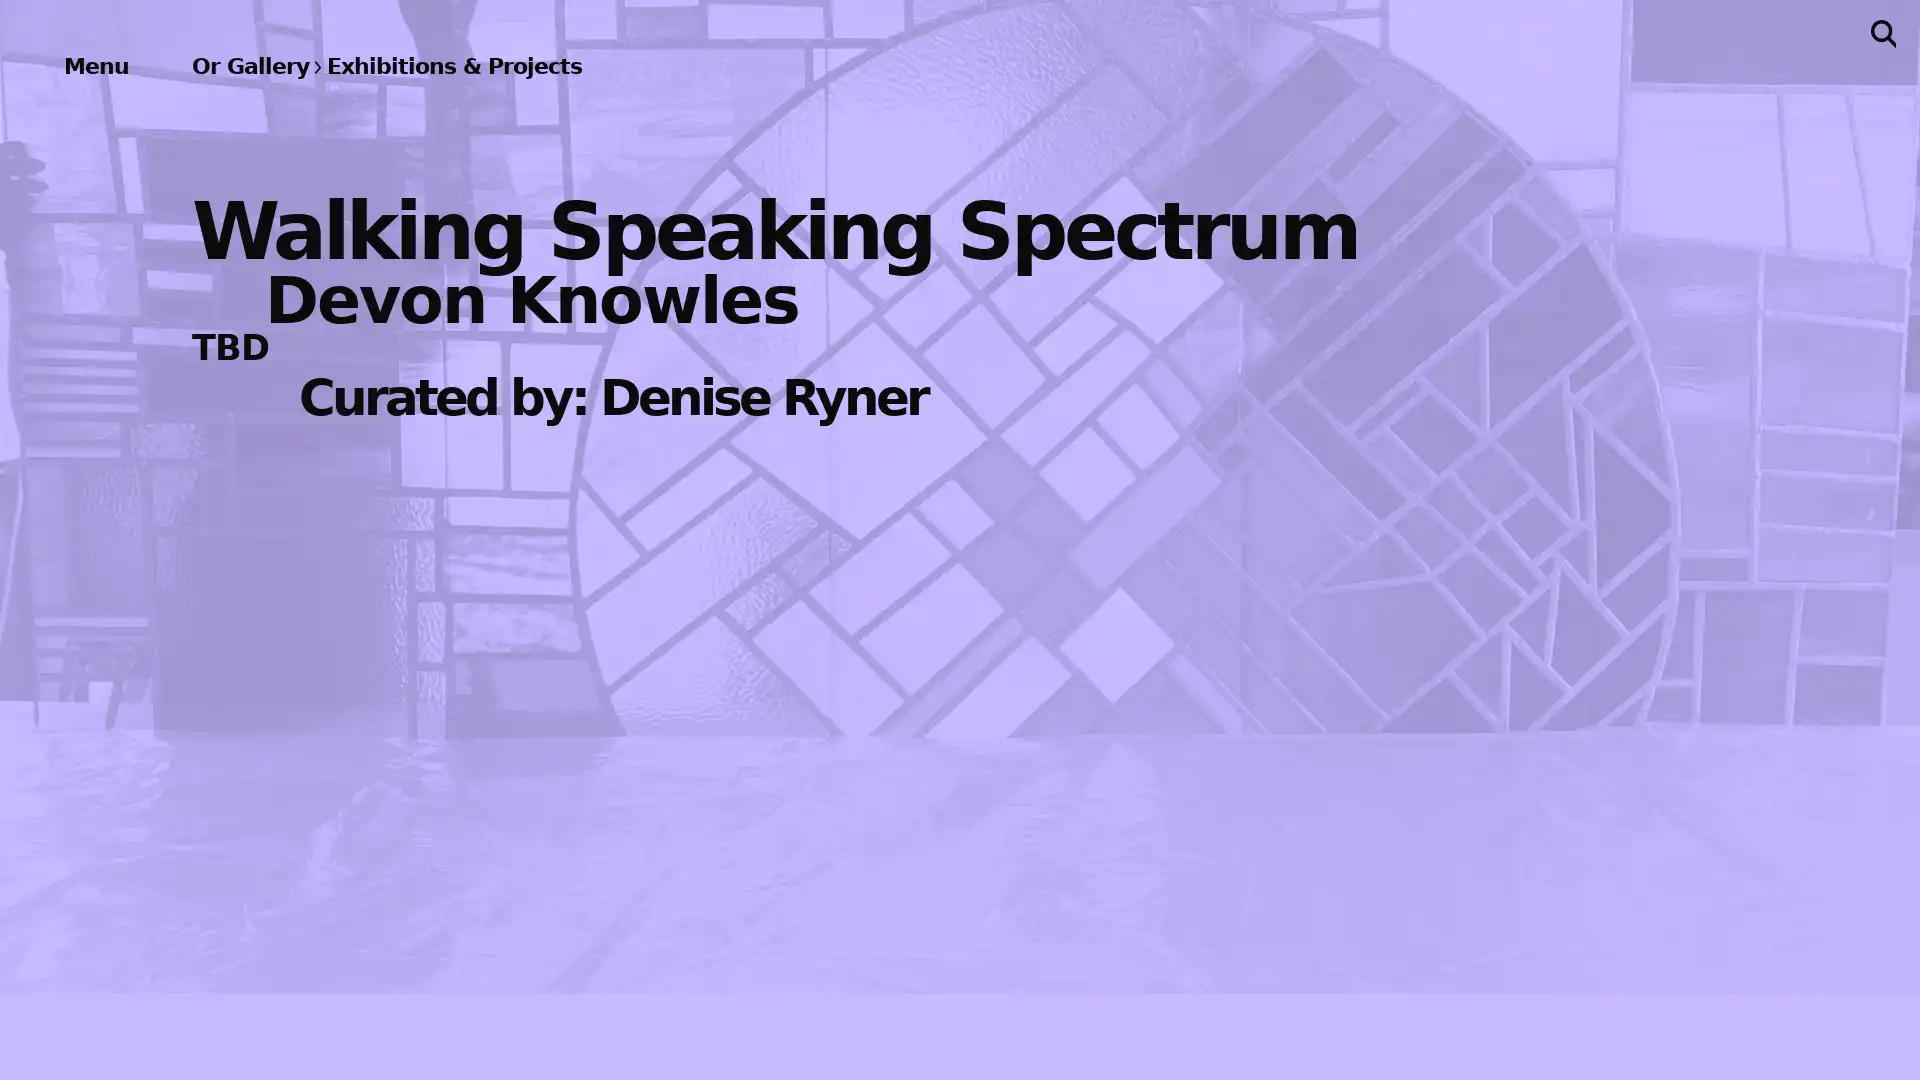  Describe the element at coordinates (1164, 416) in the screenshot. I see `Subscribe` at that location.